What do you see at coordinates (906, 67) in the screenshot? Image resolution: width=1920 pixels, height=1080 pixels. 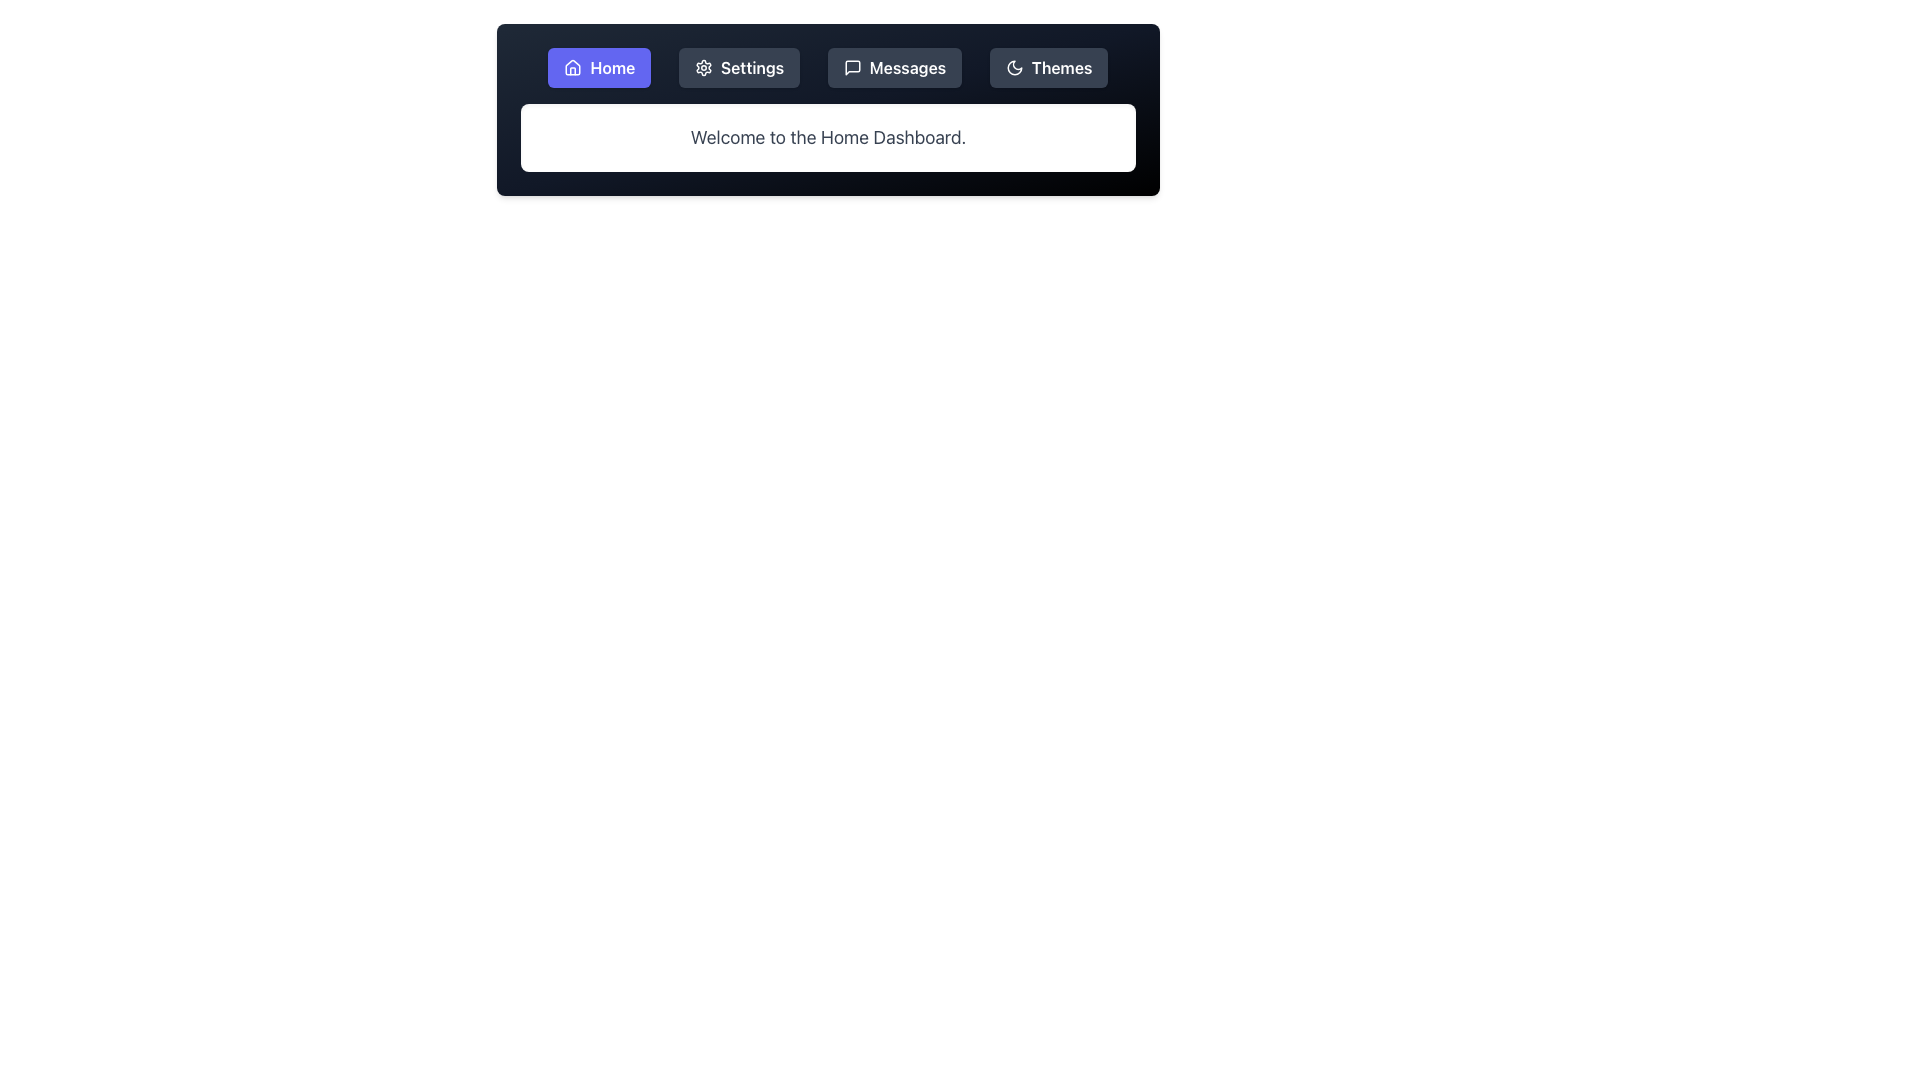 I see `the text label displaying 'Messages' in the navigation bar, which is styled in white font on a dark background and positioned to the right of a speech bubble icon` at bounding box center [906, 67].